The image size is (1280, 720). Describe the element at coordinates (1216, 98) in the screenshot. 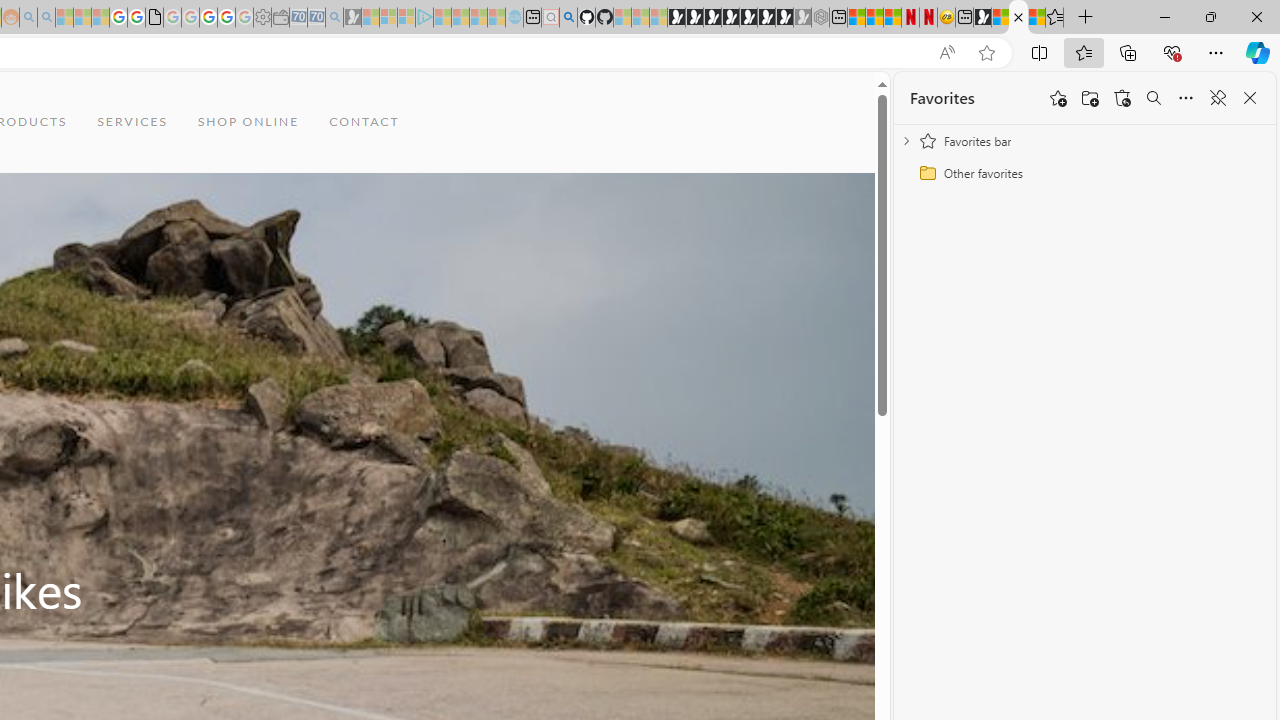

I see `'Unpin favorites'` at that location.